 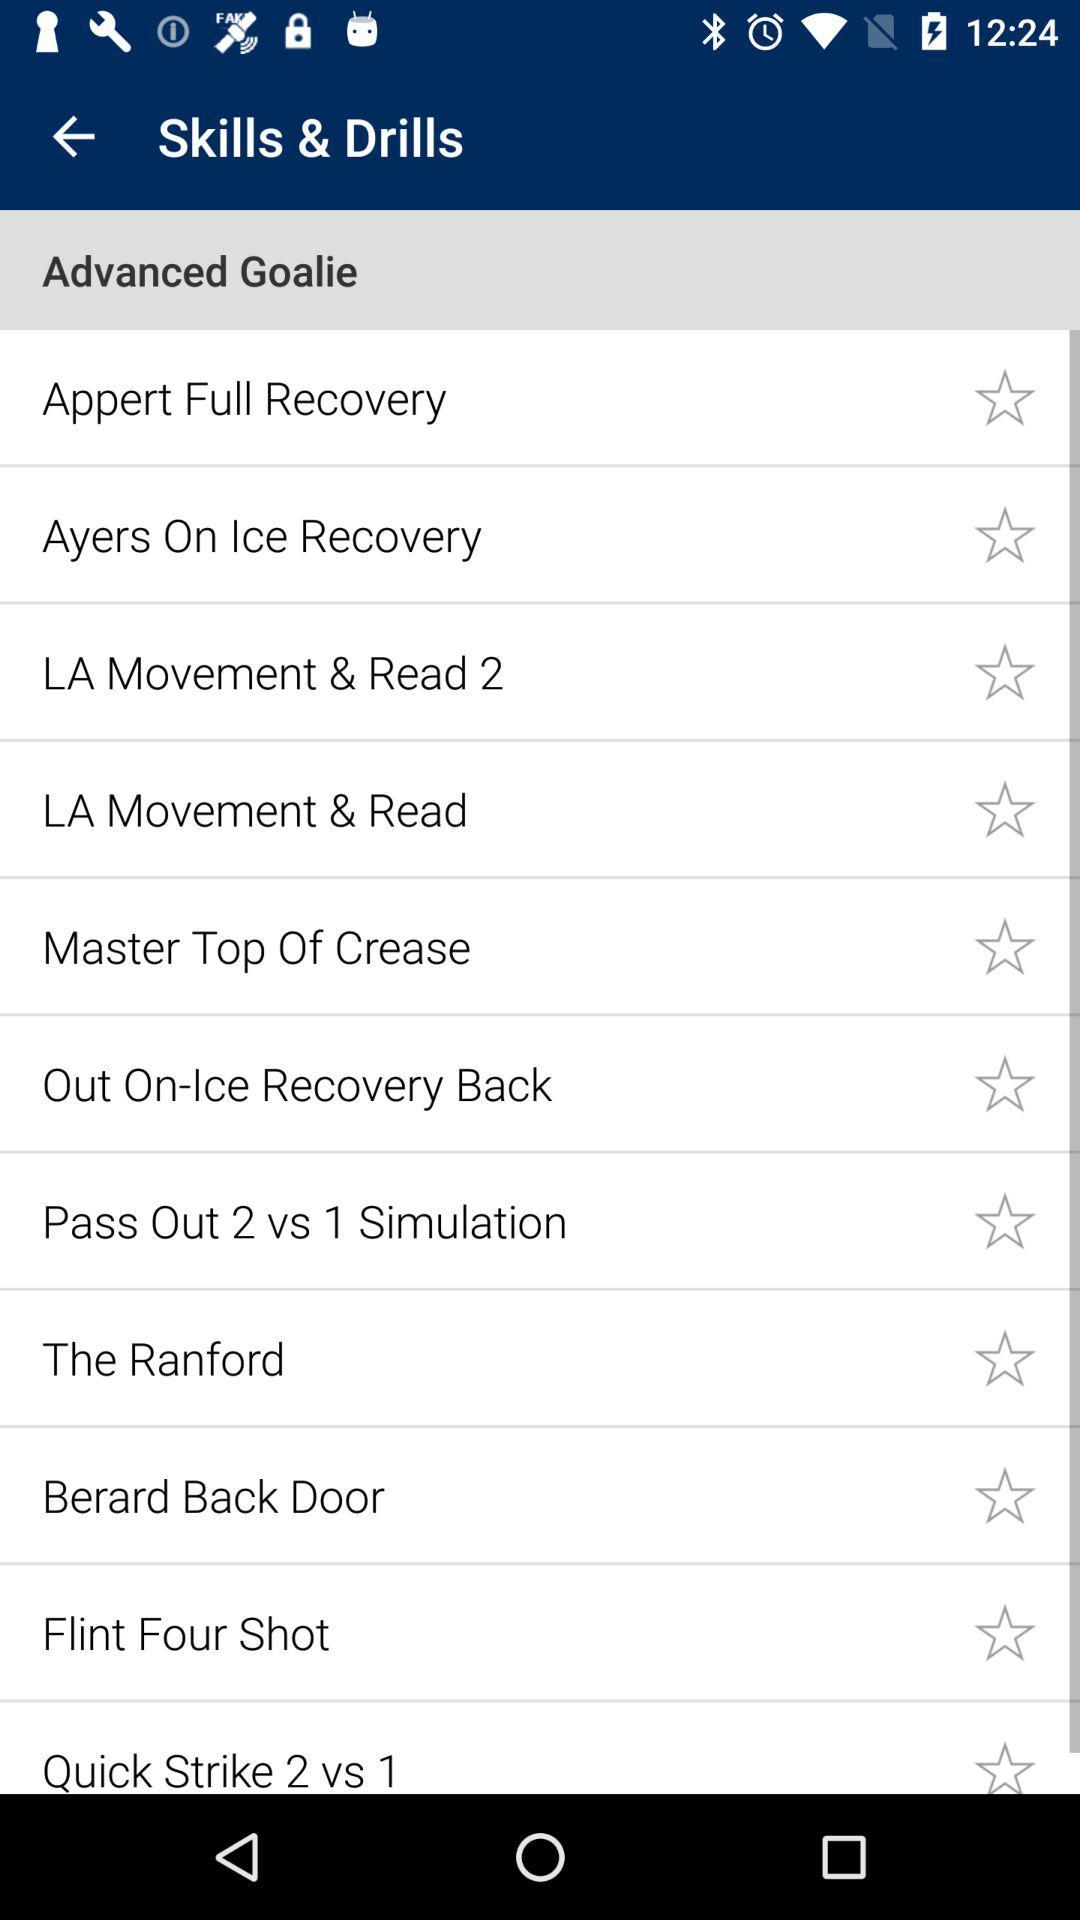 I want to click on second list item to list of starred items, so click(x=1026, y=533).